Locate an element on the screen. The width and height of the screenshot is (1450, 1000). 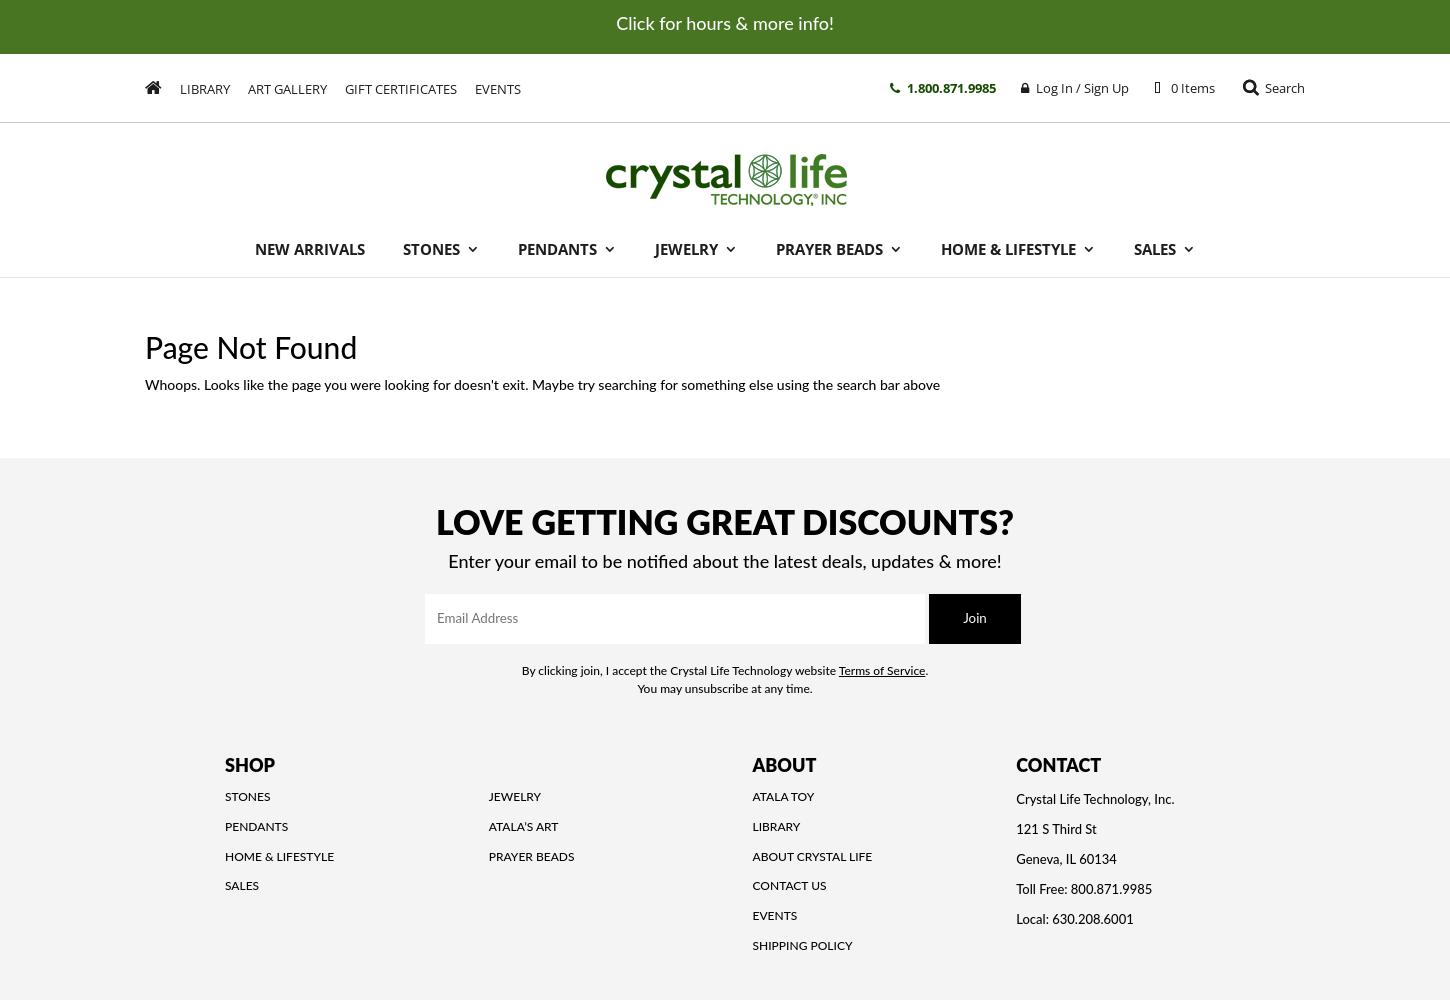
'About Crystal Life' is located at coordinates (751, 855).